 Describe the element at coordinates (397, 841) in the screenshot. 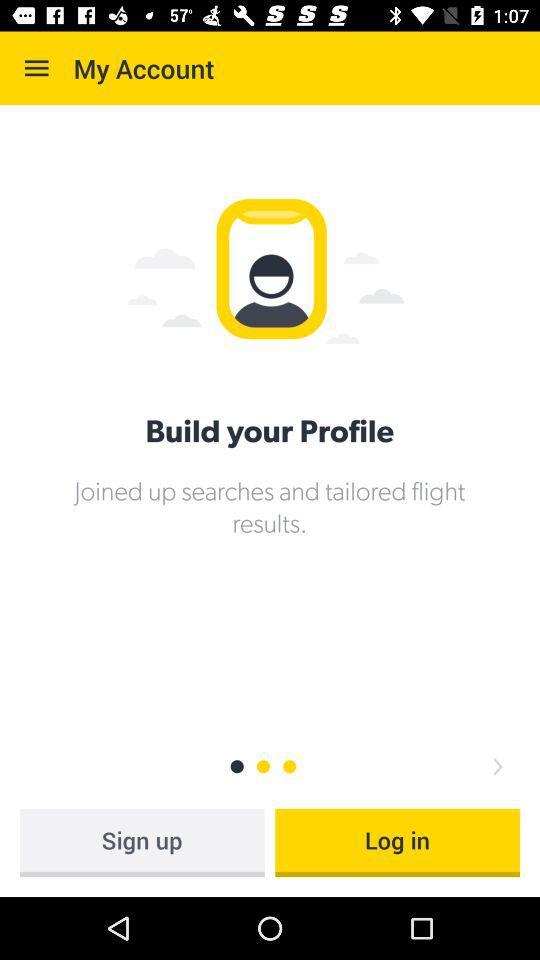

I see `the icon to the right of the sign up` at that location.